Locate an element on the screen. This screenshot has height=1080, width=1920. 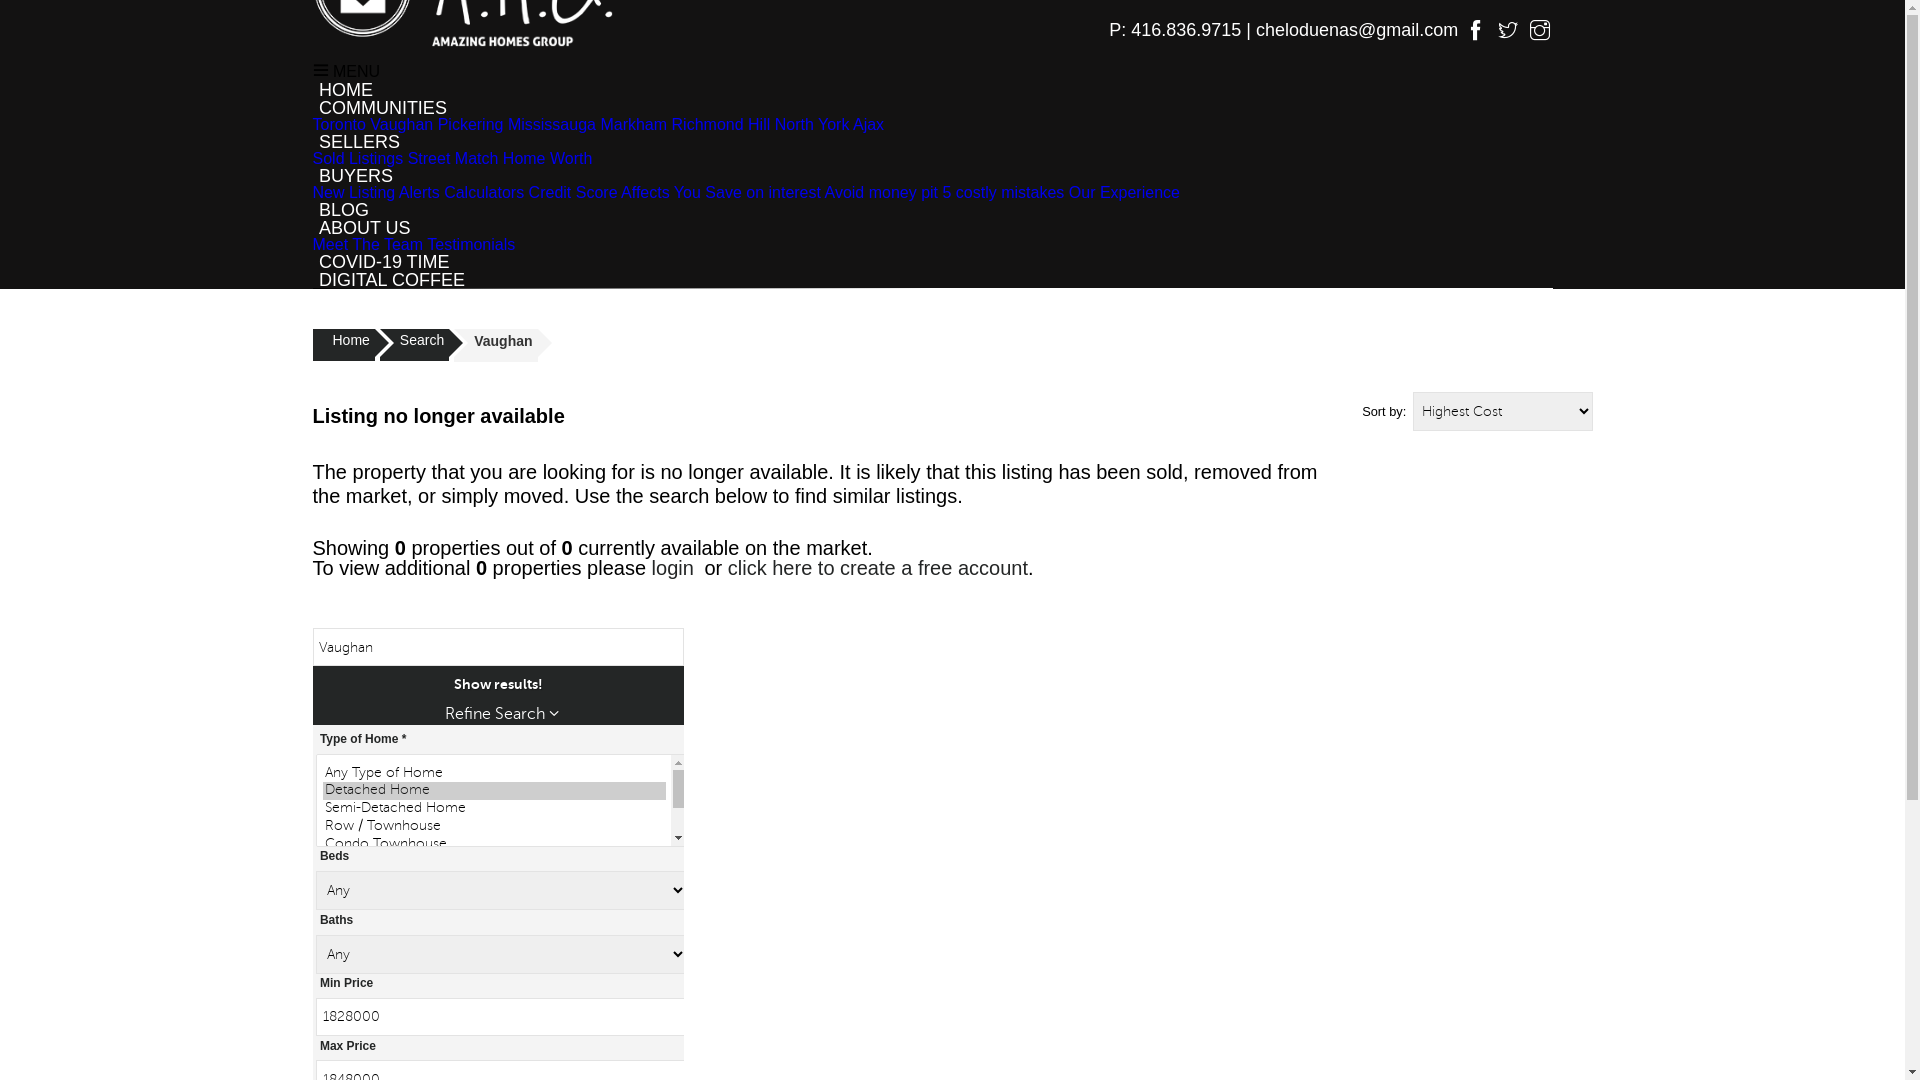
'login' is located at coordinates (672, 567).